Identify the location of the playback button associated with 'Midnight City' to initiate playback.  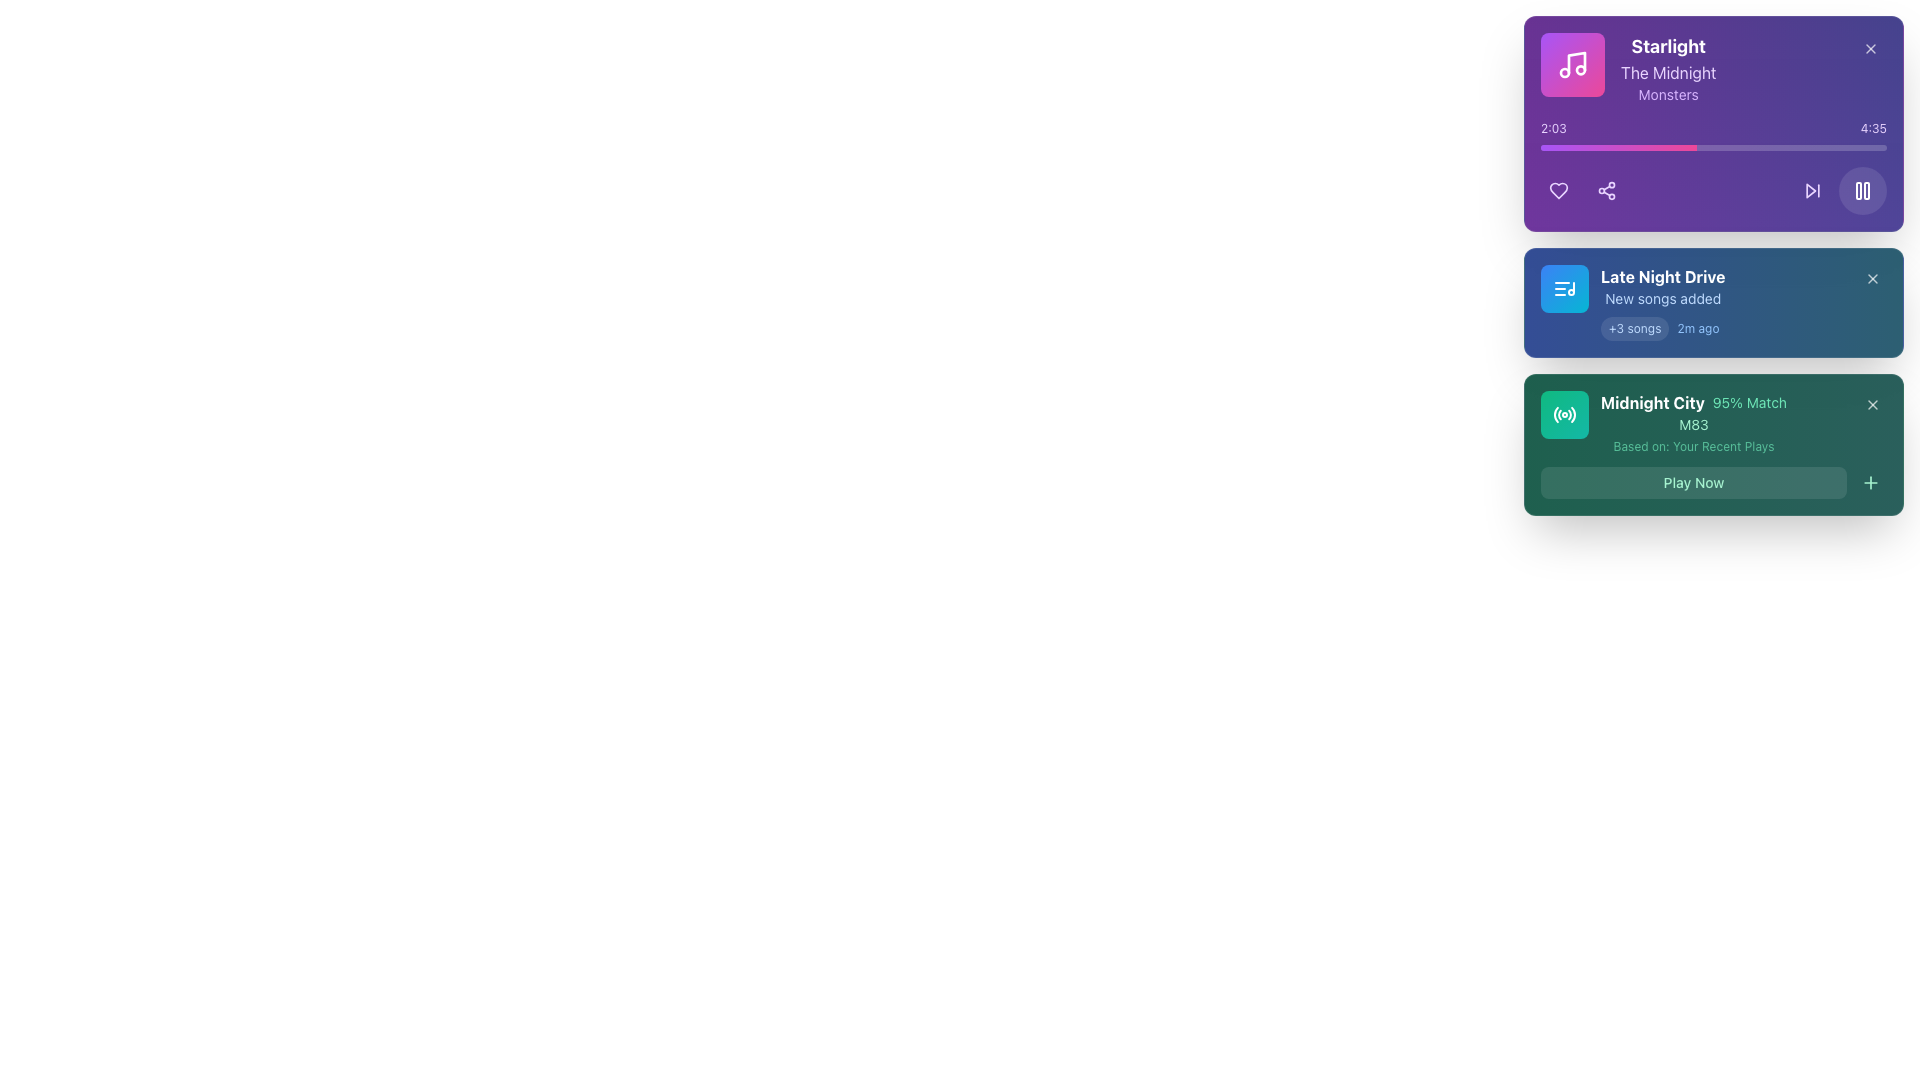
(1693, 482).